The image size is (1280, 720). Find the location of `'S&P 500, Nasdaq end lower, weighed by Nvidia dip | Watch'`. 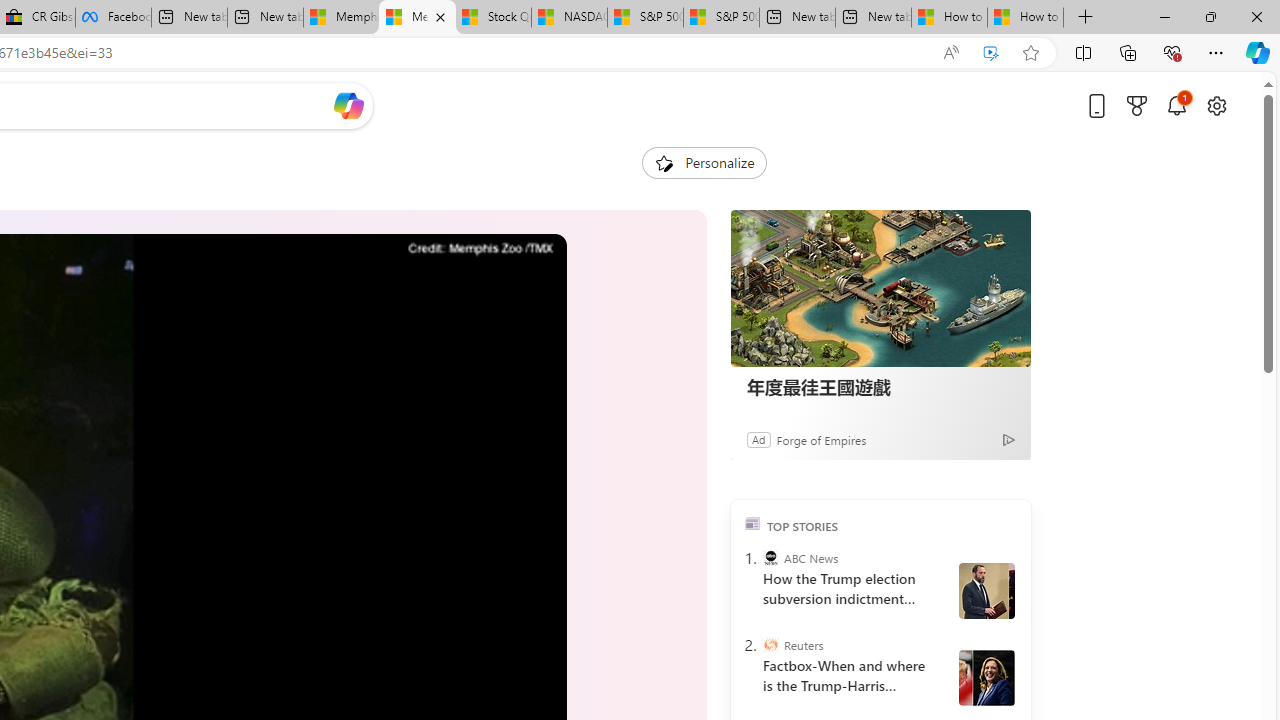

'S&P 500, Nasdaq end lower, weighed by Nvidia dip | Watch' is located at coordinates (720, 17).